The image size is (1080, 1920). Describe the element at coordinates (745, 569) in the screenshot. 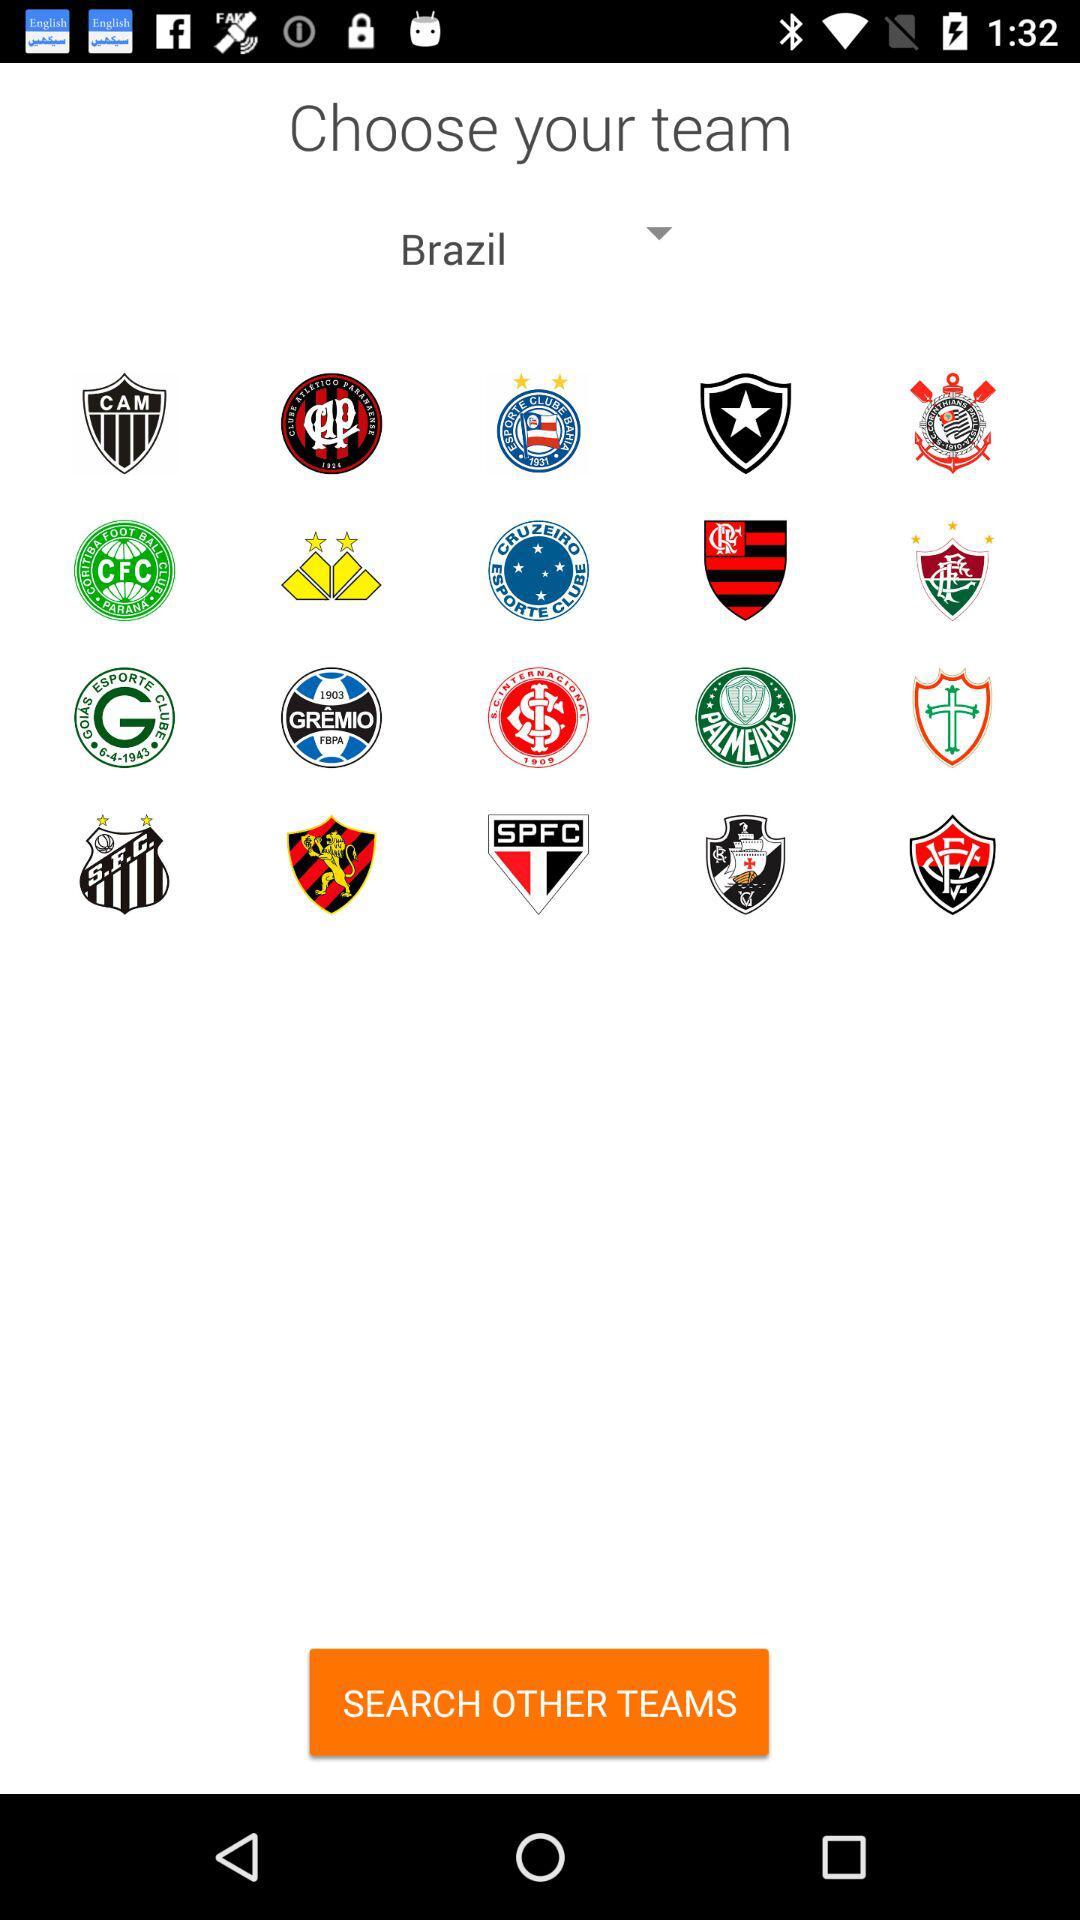

I see `team` at that location.